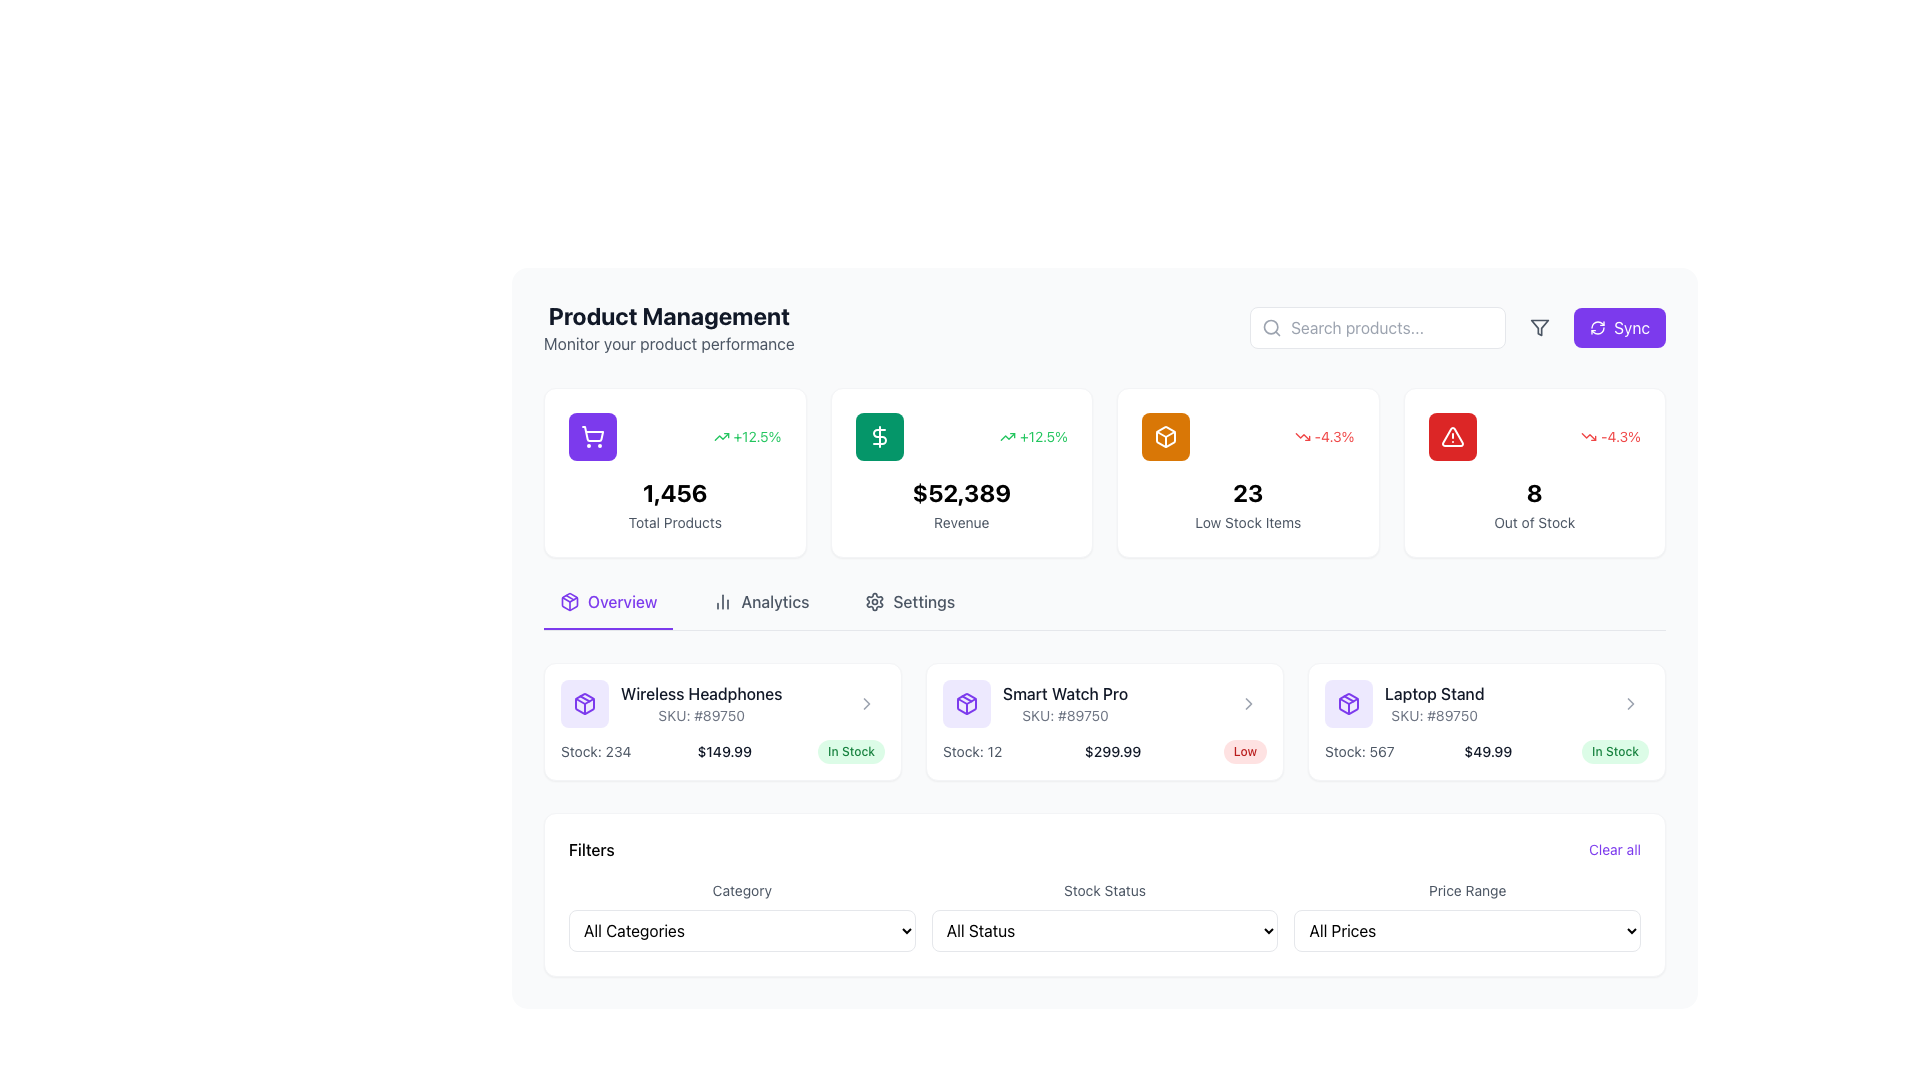  What do you see at coordinates (592, 435) in the screenshot?
I see `the shopping cart icon outlined in white strokes against a violet background` at bounding box center [592, 435].